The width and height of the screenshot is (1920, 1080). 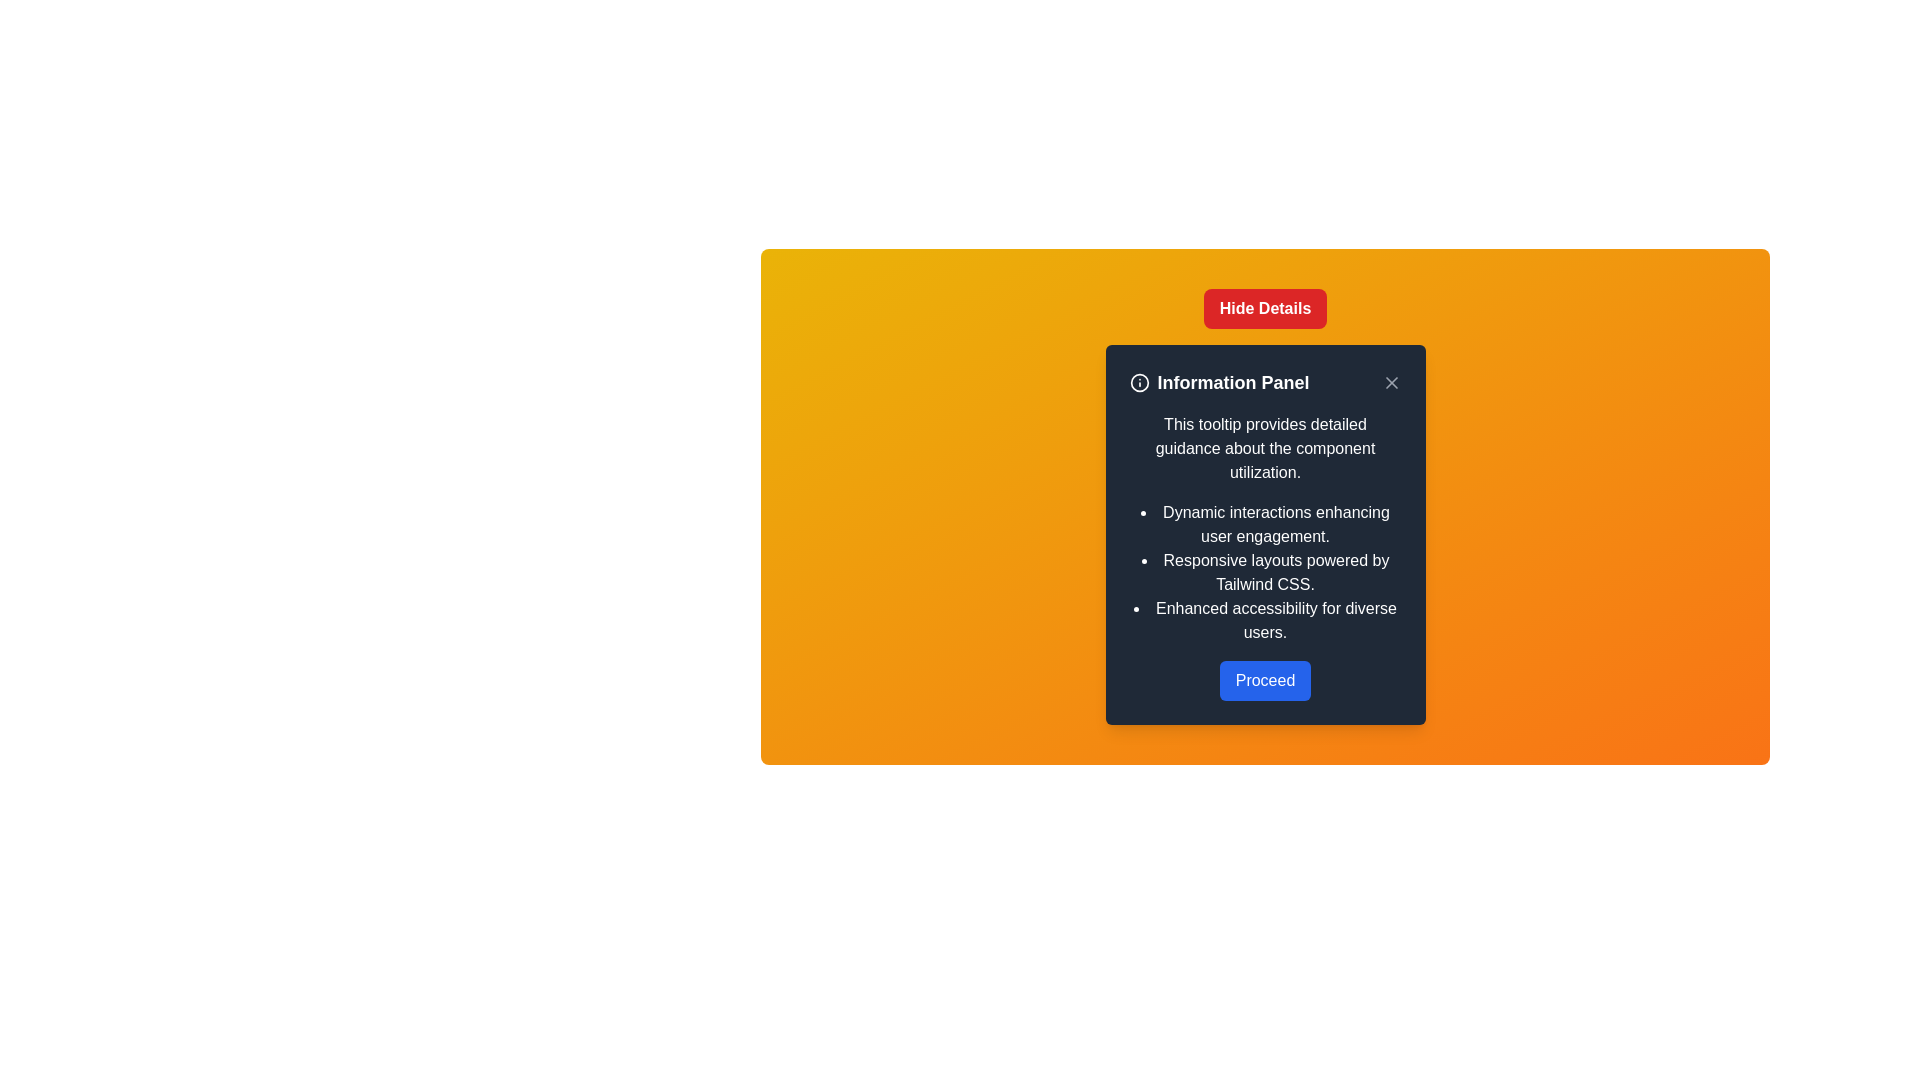 I want to click on the title Text Label of the dialog box, which is positioned below the 'Hide Details' button and serves to indicate the panel's purpose, so click(x=1218, y=382).